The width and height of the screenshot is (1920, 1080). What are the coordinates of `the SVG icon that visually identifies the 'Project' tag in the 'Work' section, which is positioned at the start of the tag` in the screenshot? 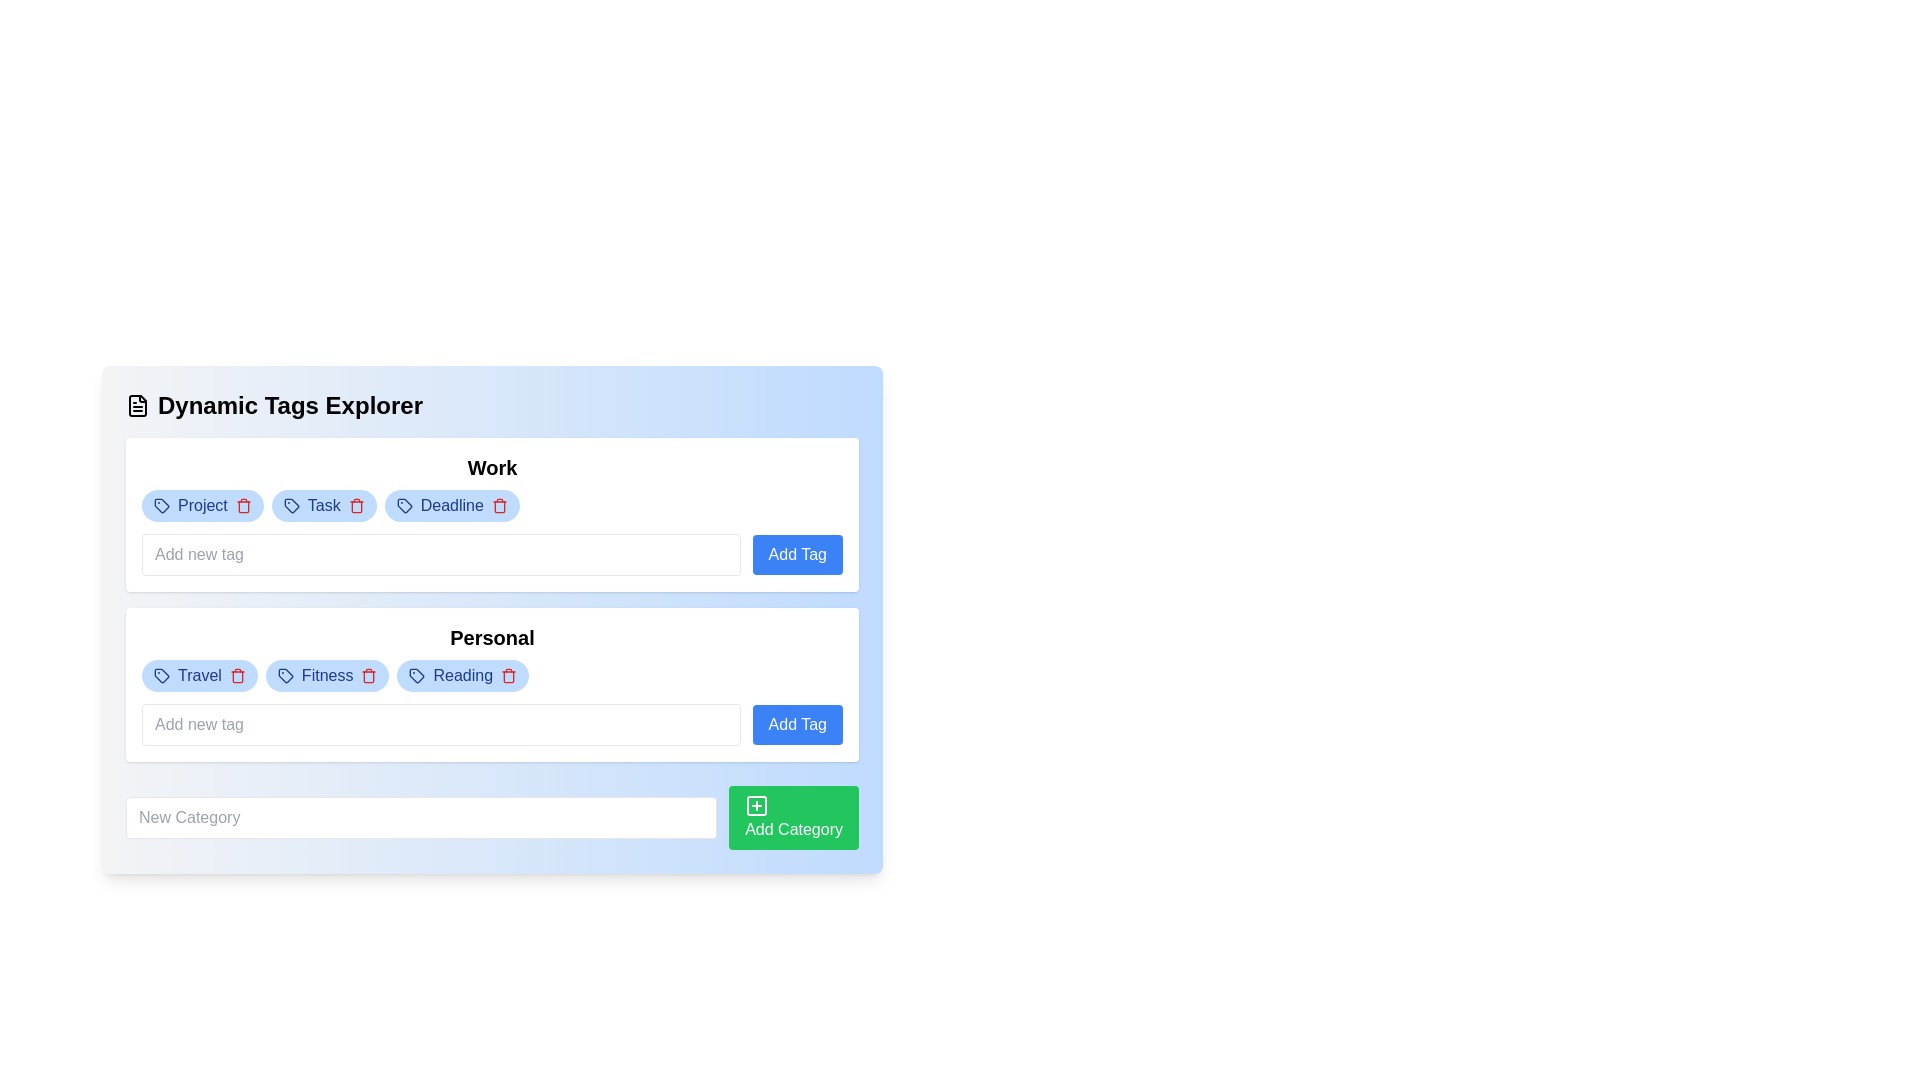 It's located at (162, 504).